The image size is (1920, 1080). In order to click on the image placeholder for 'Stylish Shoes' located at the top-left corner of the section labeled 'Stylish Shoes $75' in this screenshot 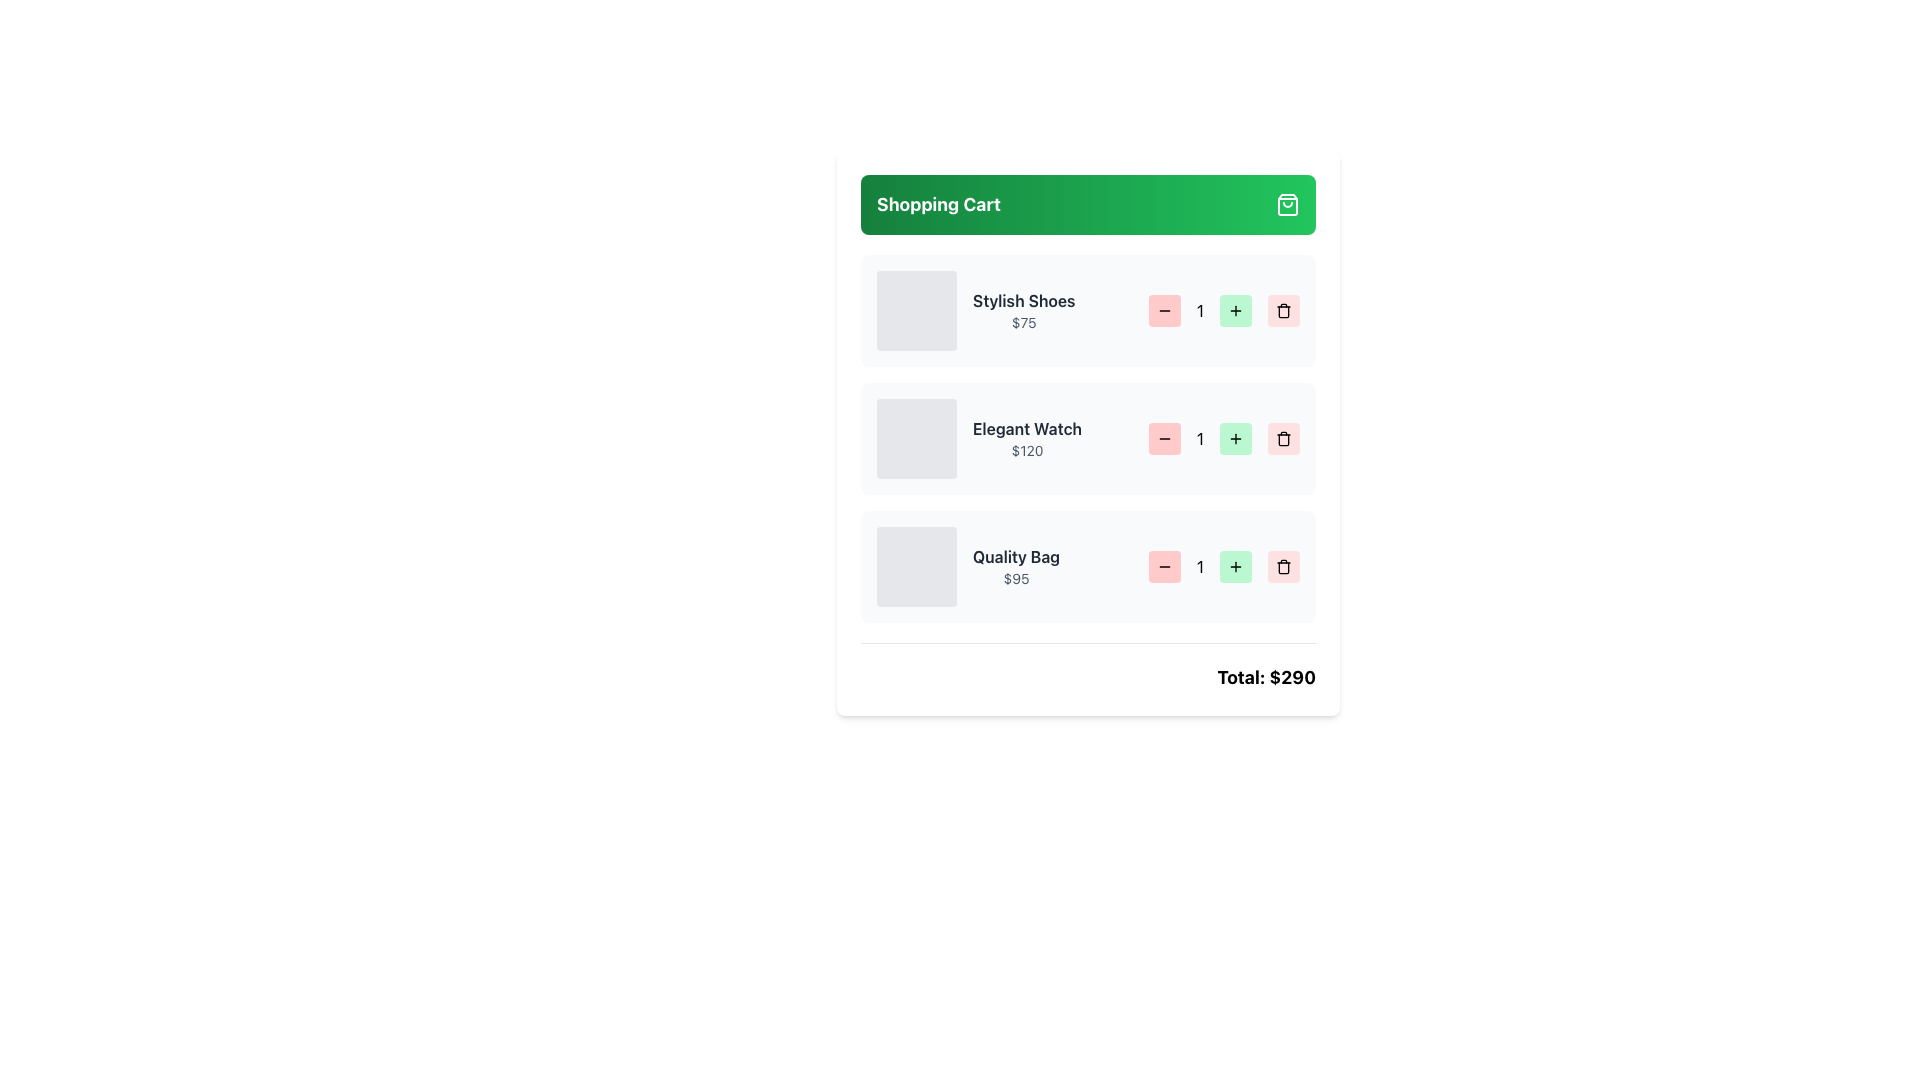, I will do `click(915, 311)`.